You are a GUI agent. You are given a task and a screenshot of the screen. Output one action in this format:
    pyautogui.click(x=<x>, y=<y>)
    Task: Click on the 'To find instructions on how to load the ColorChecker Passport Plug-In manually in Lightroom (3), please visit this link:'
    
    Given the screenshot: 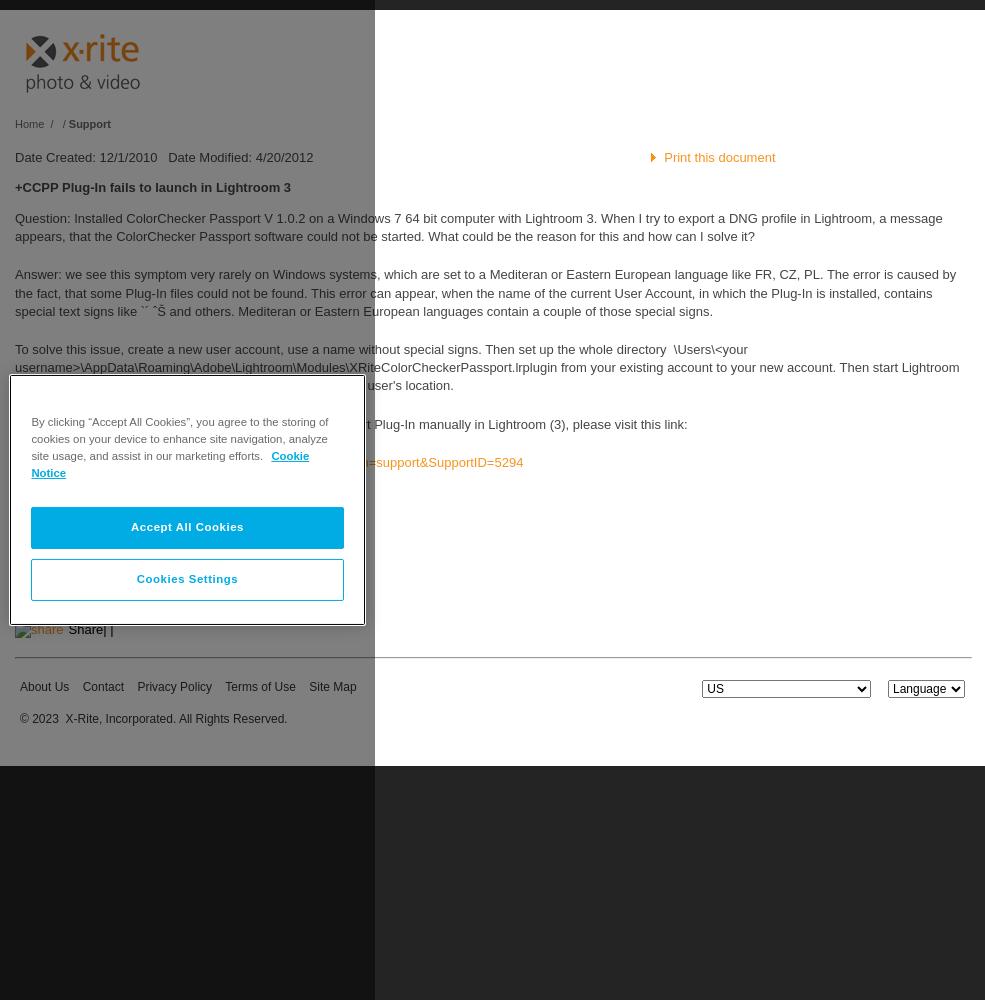 What is the action you would take?
    pyautogui.click(x=350, y=423)
    